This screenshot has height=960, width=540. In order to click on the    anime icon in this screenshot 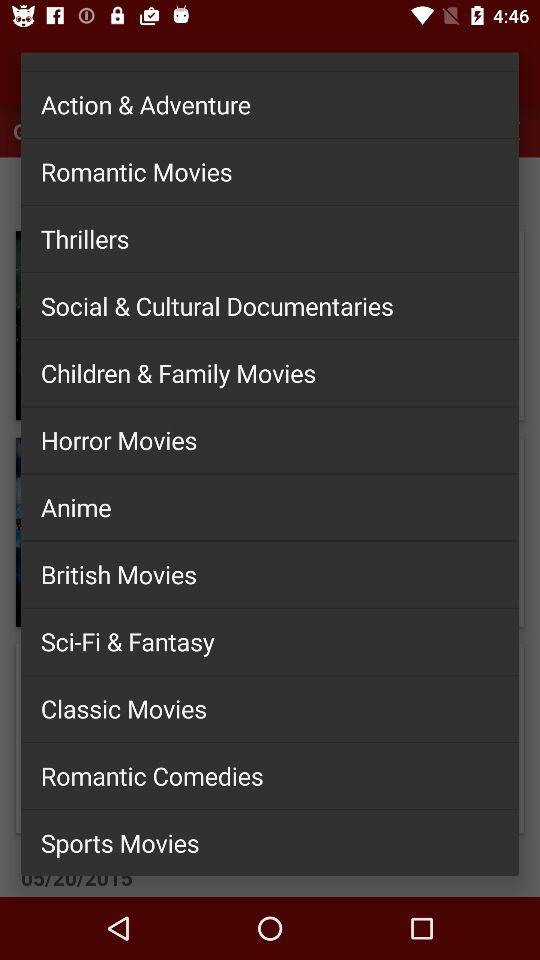, I will do `click(270, 506)`.